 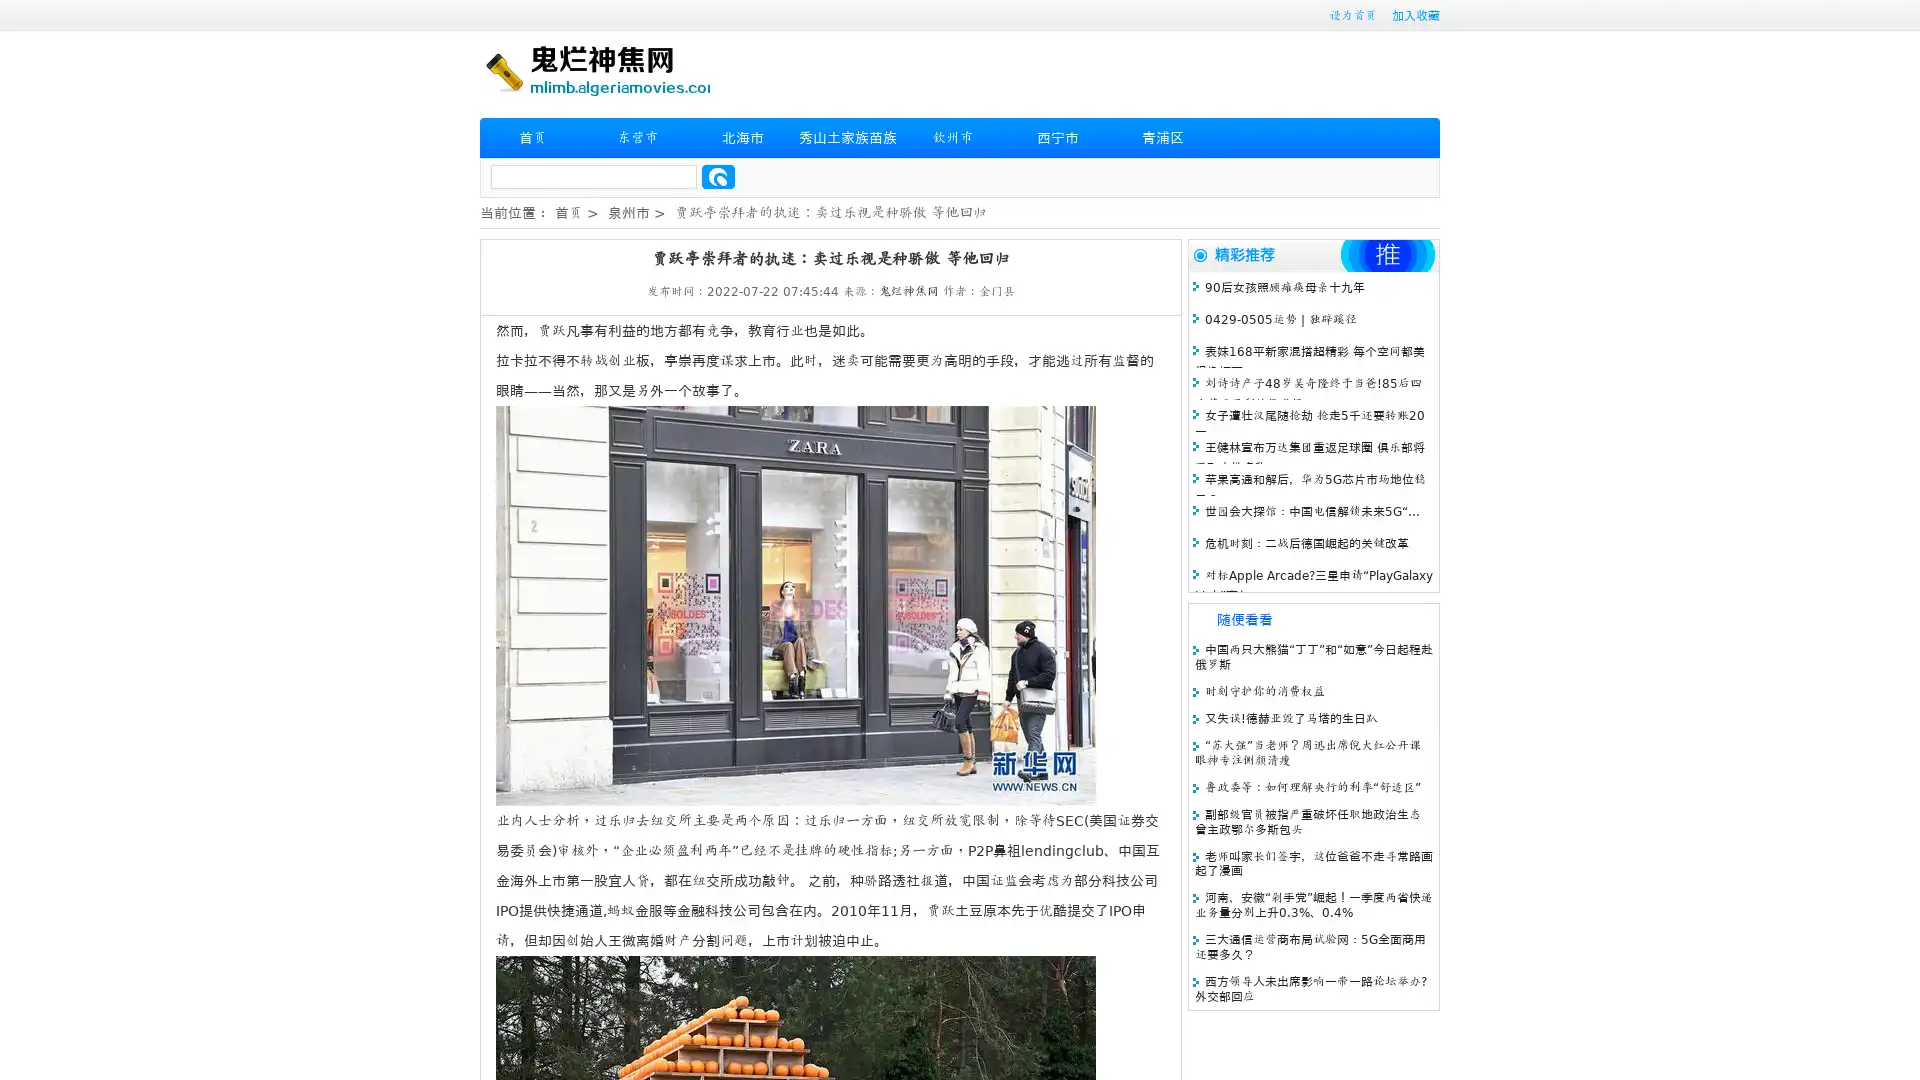 I want to click on Search, so click(x=718, y=176).